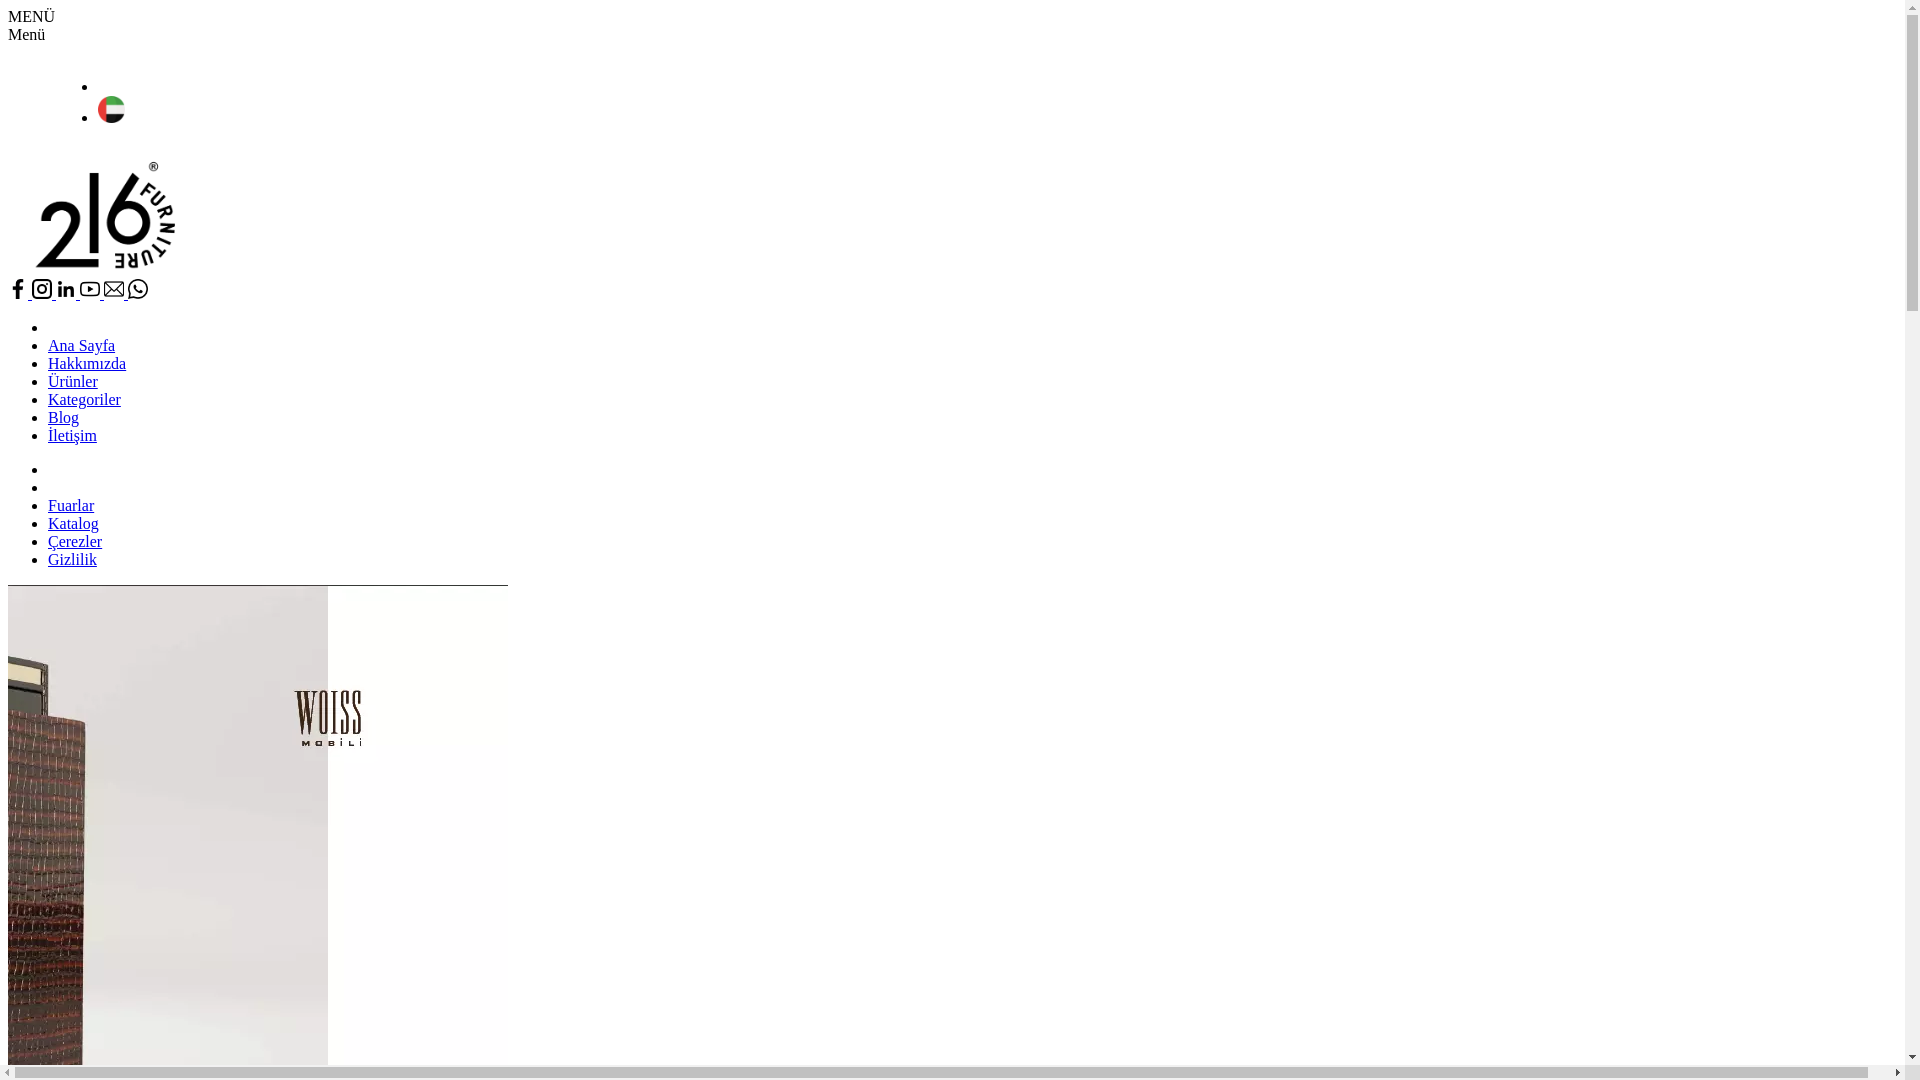 This screenshot has height=1080, width=1920. I want to click on 'Gizlilik', so click(72, 559).